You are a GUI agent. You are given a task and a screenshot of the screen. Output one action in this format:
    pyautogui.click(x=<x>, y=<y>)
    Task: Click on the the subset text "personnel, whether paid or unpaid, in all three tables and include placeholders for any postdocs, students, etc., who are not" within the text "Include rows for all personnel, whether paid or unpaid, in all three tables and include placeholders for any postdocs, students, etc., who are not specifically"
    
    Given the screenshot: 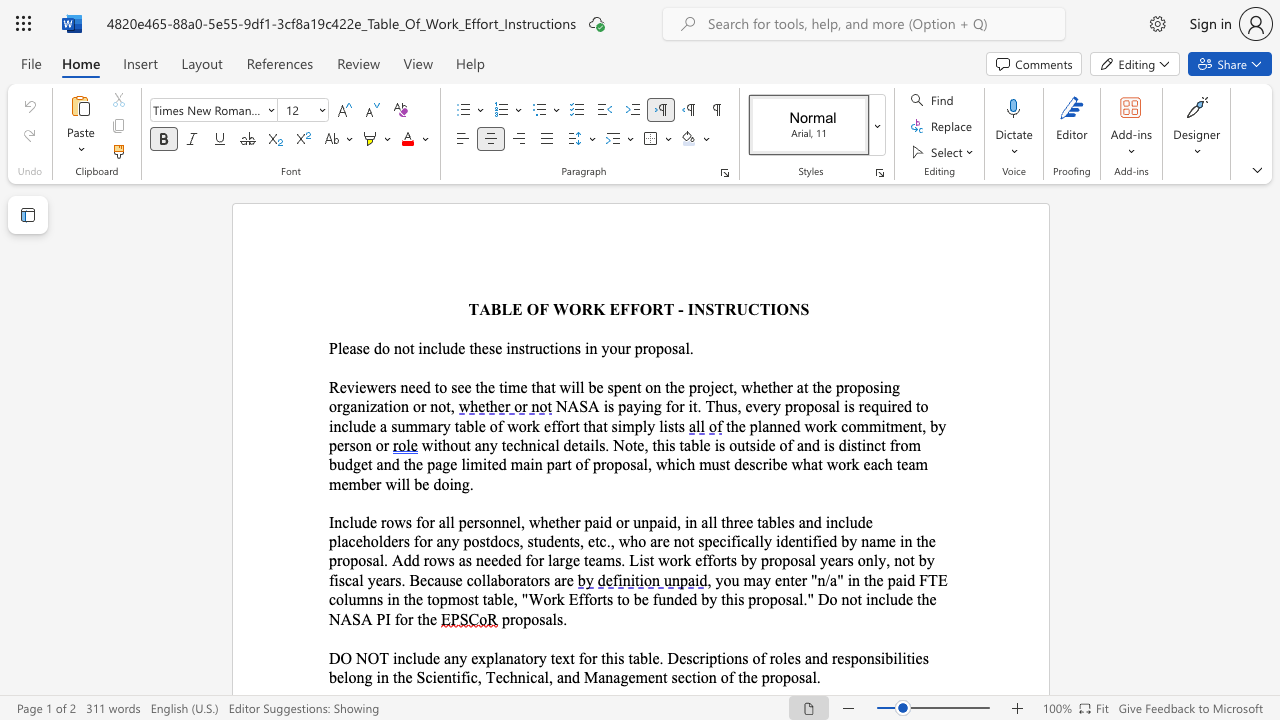 What is the action you would take?
    pyautogui.click(x=457, y=521)
    